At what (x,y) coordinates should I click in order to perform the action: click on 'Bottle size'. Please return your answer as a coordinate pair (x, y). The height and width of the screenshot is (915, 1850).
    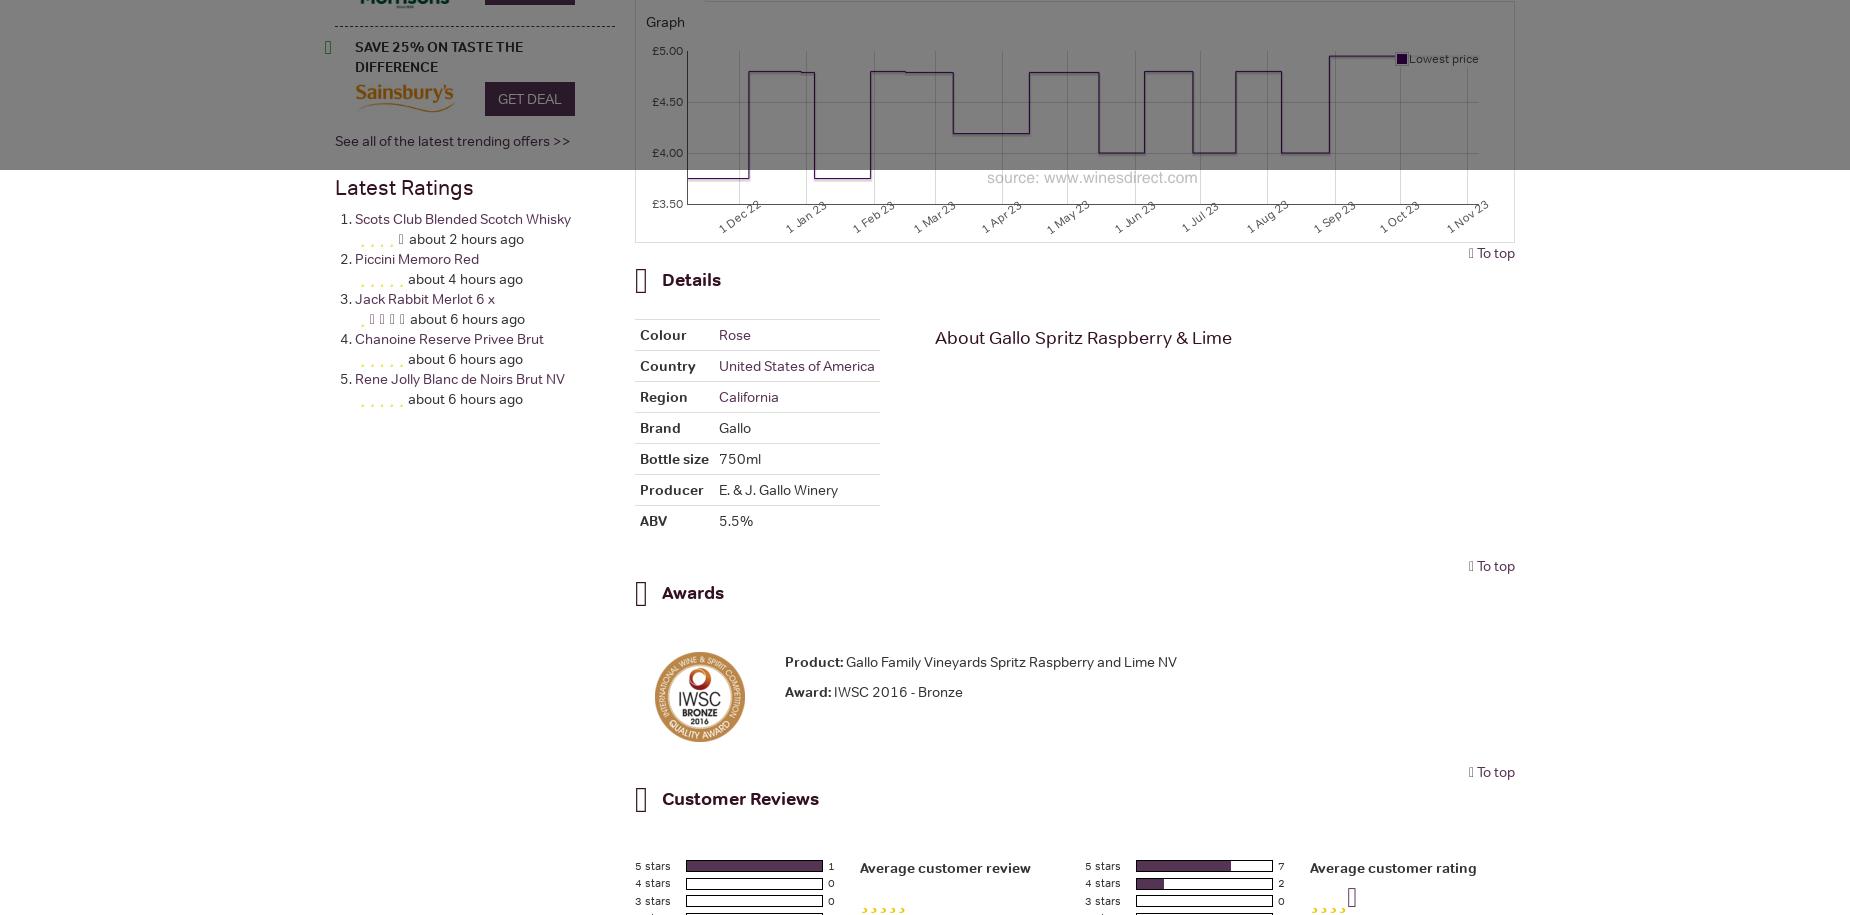
    Looking at the image, I should click on (674, 457).